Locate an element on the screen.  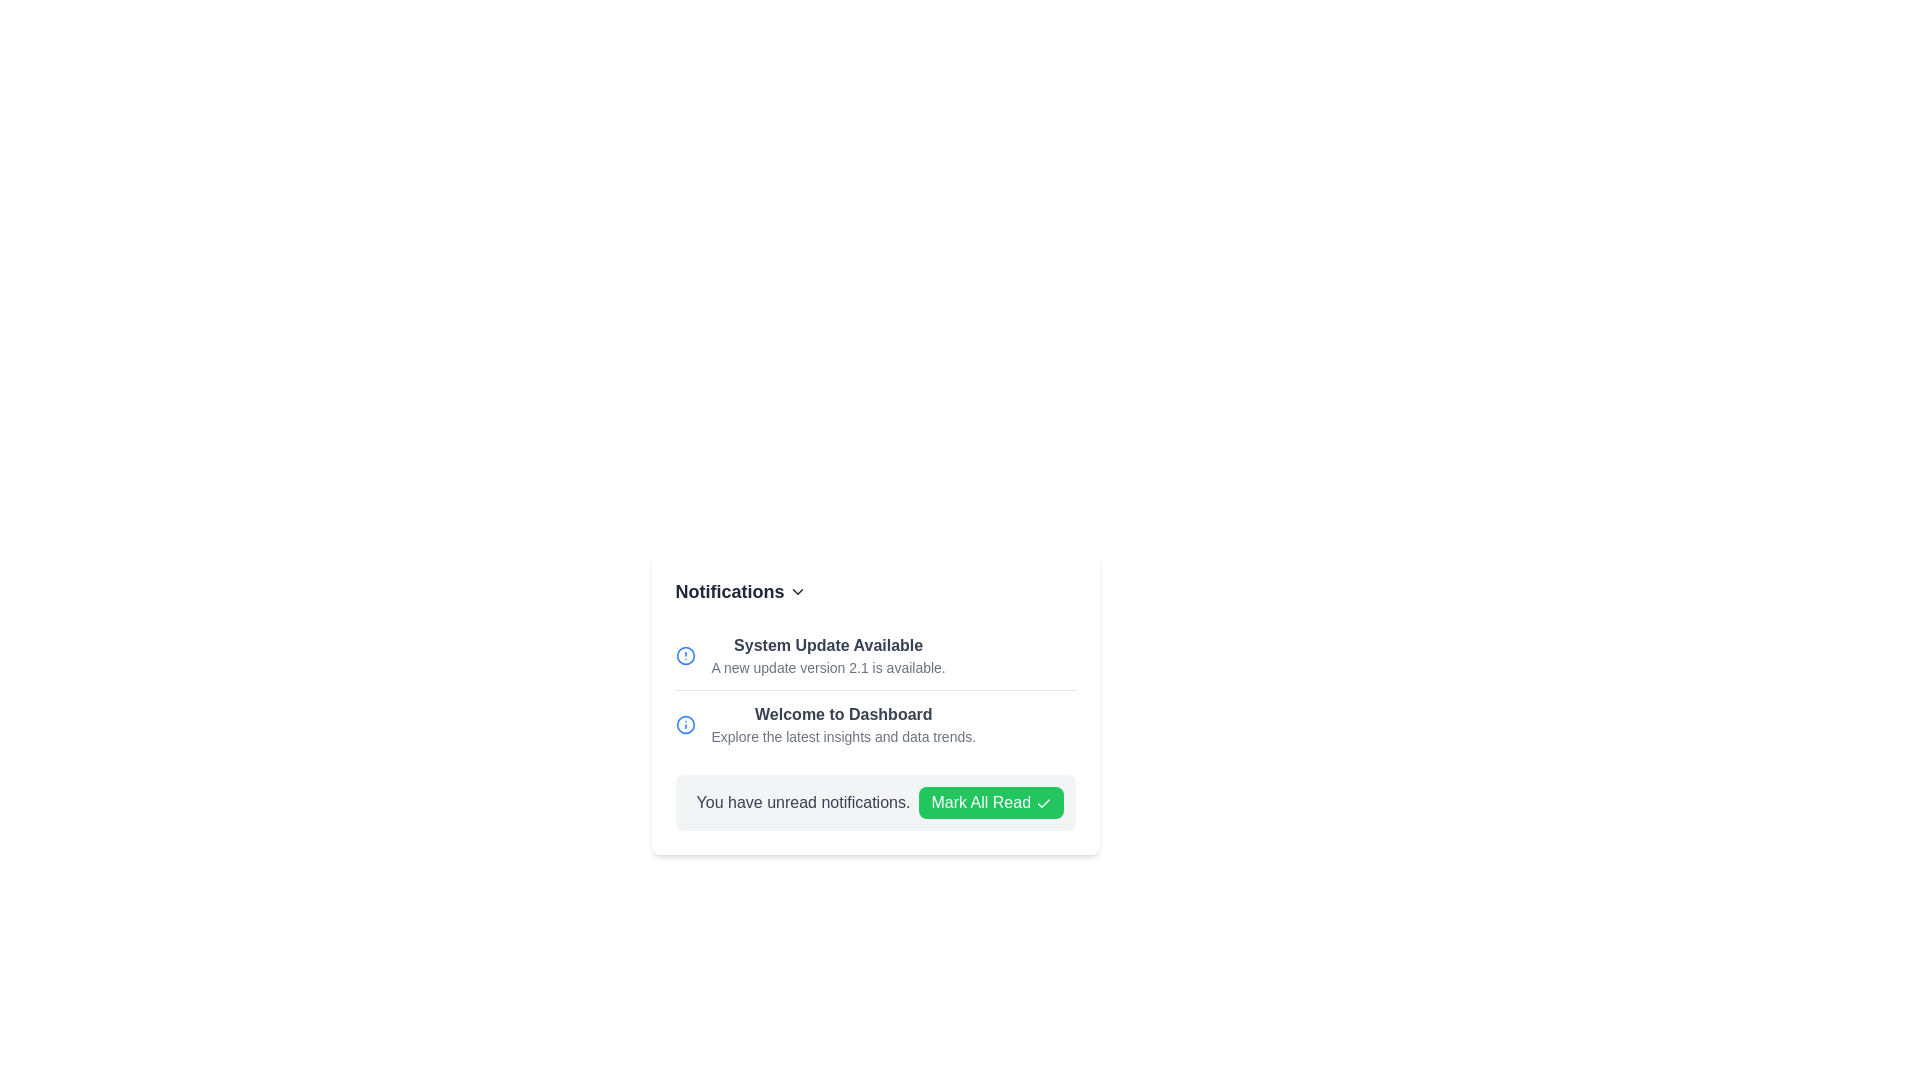
the text label that displays 'System Update Available', which is styled in bold dark gray and positioned at the top of the notification card is located at coordinates (828, 645).